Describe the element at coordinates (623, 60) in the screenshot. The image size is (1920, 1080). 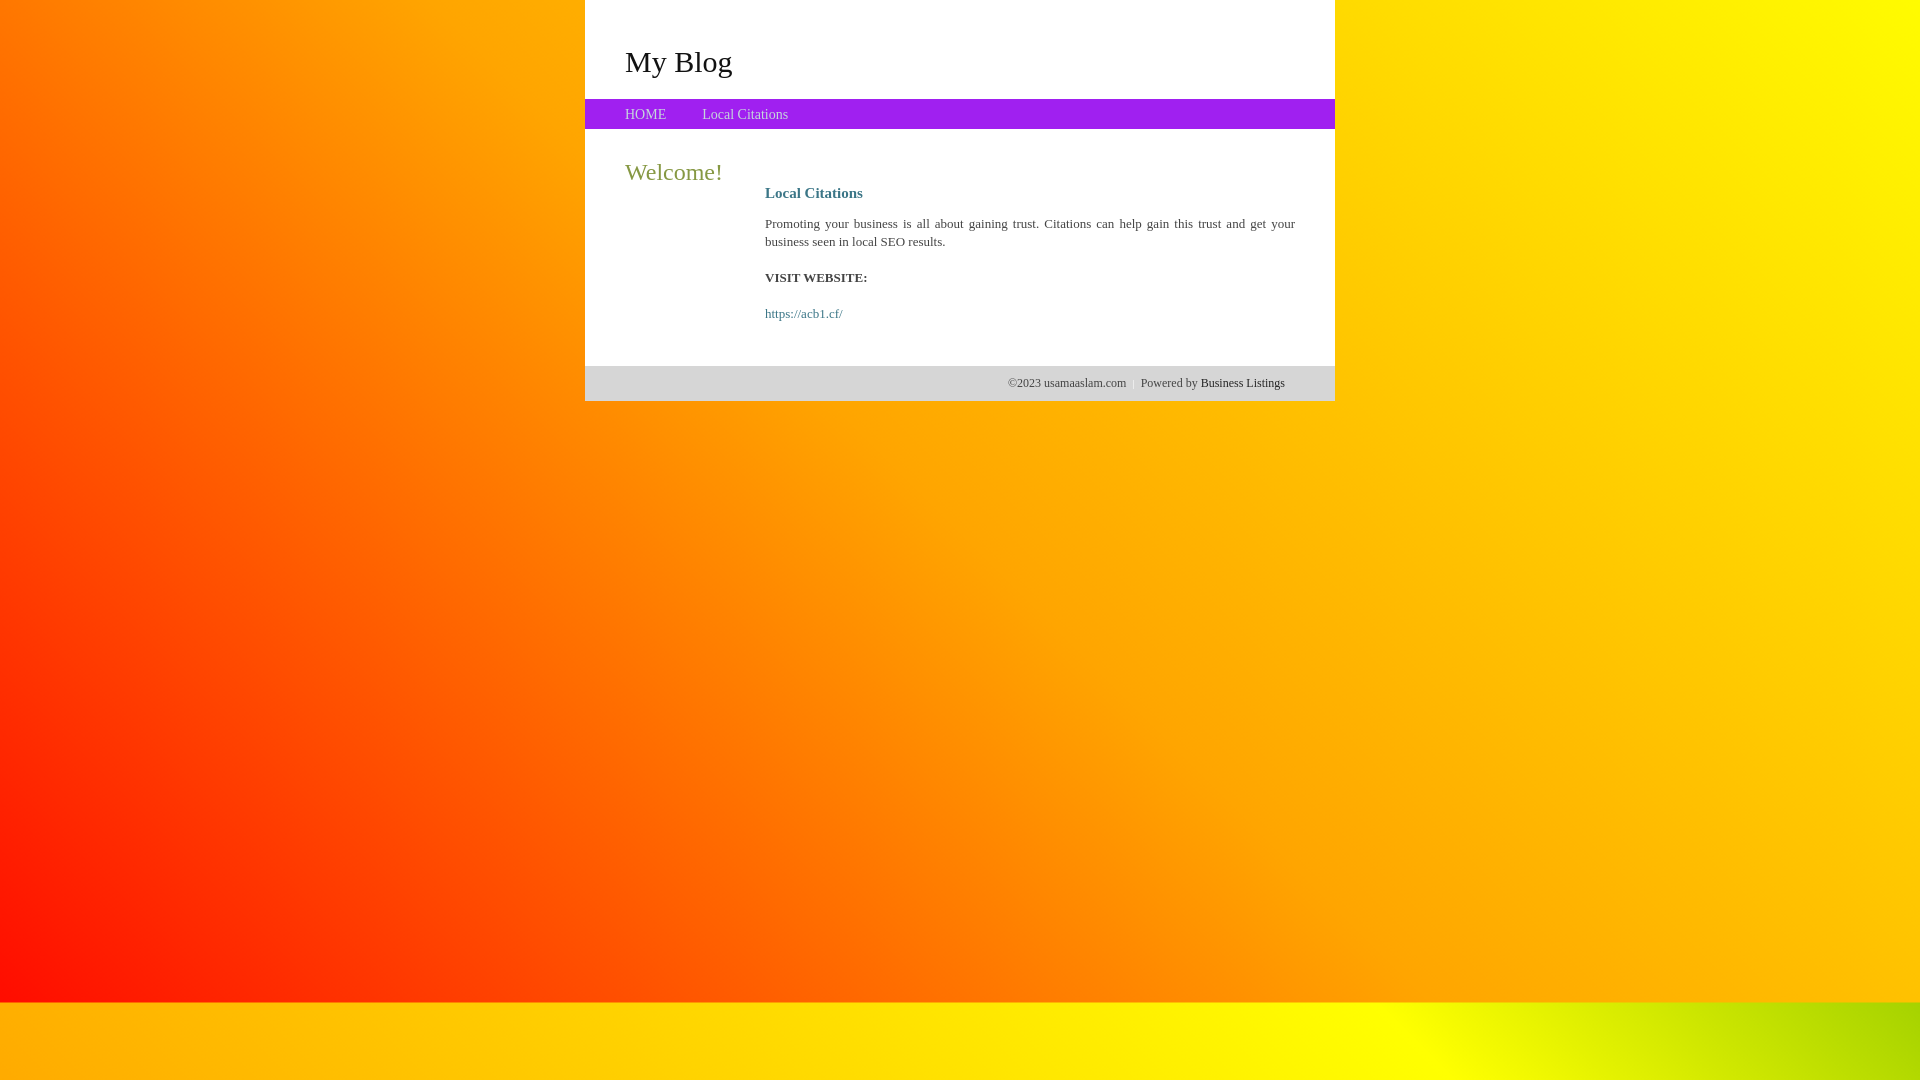
I see `'My Blog'` at that location.